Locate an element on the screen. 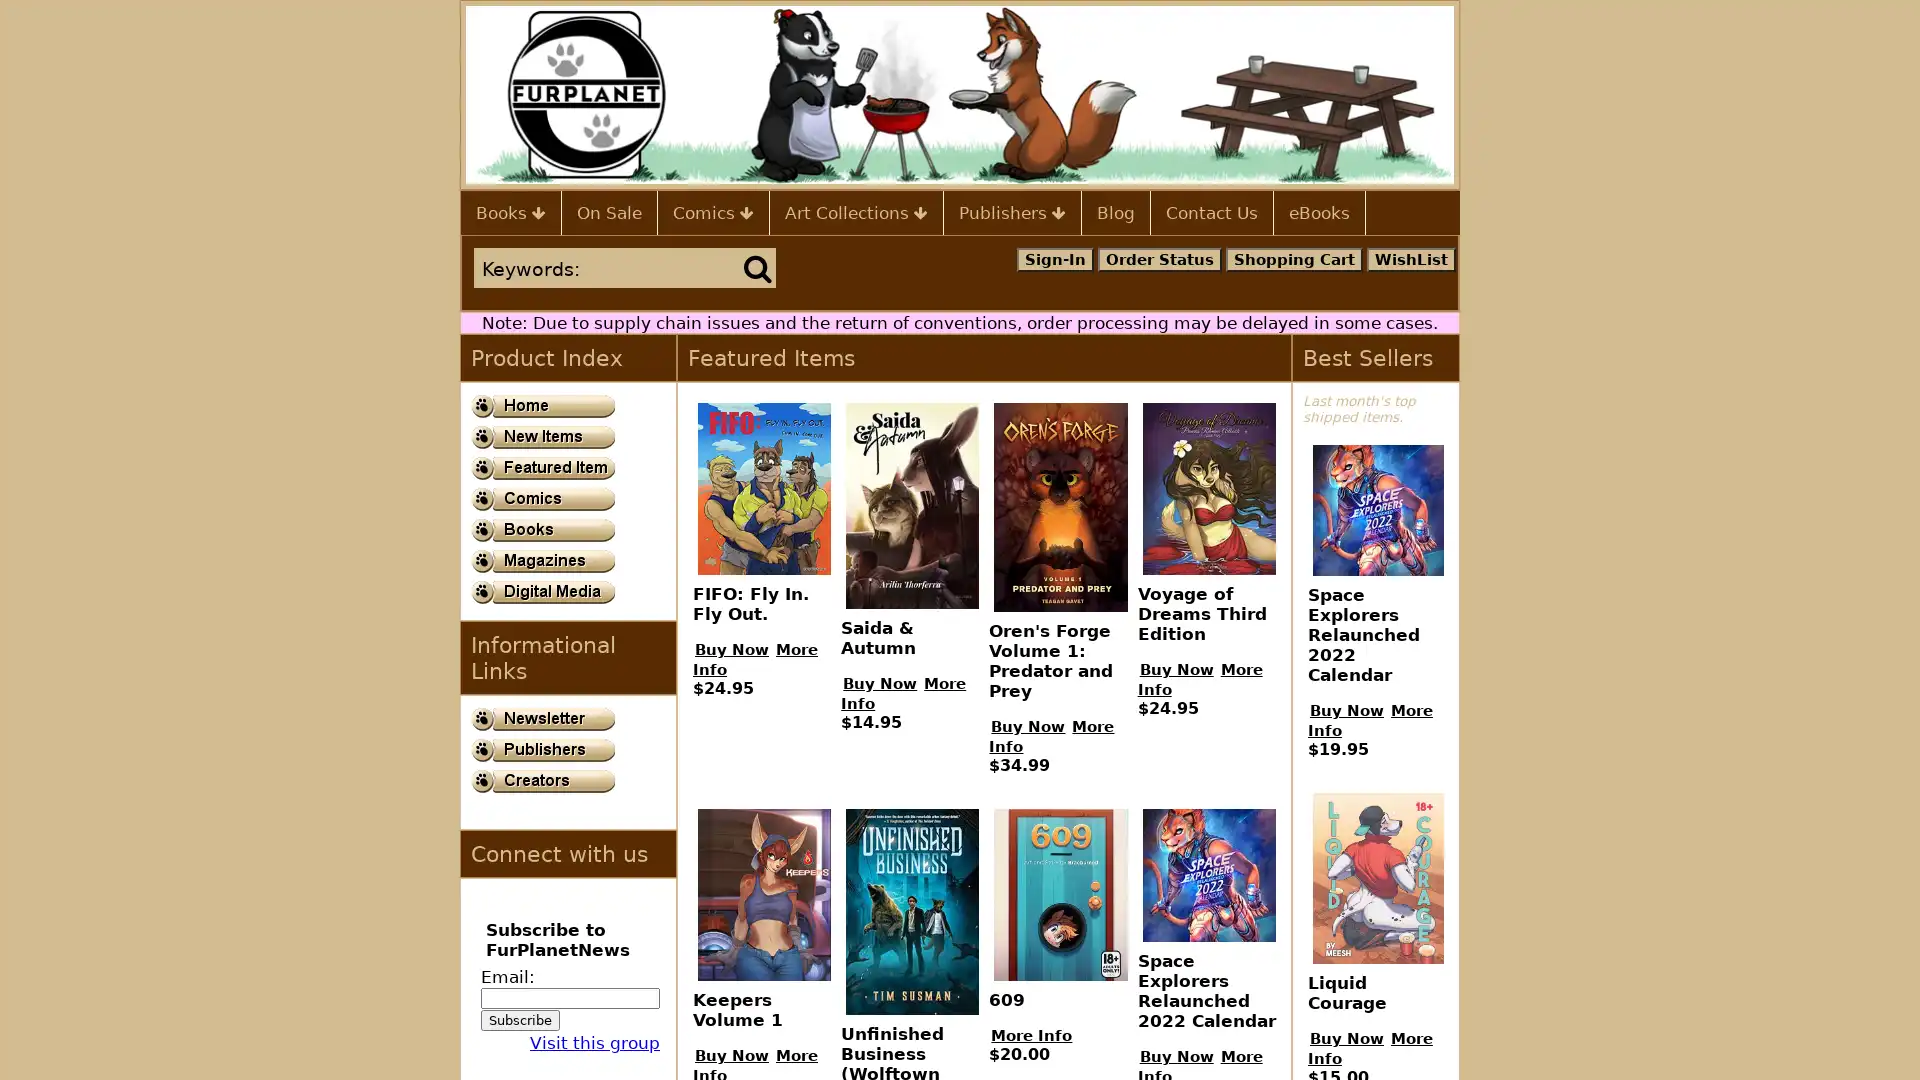  WishList is located at coordinates (1410, 257).